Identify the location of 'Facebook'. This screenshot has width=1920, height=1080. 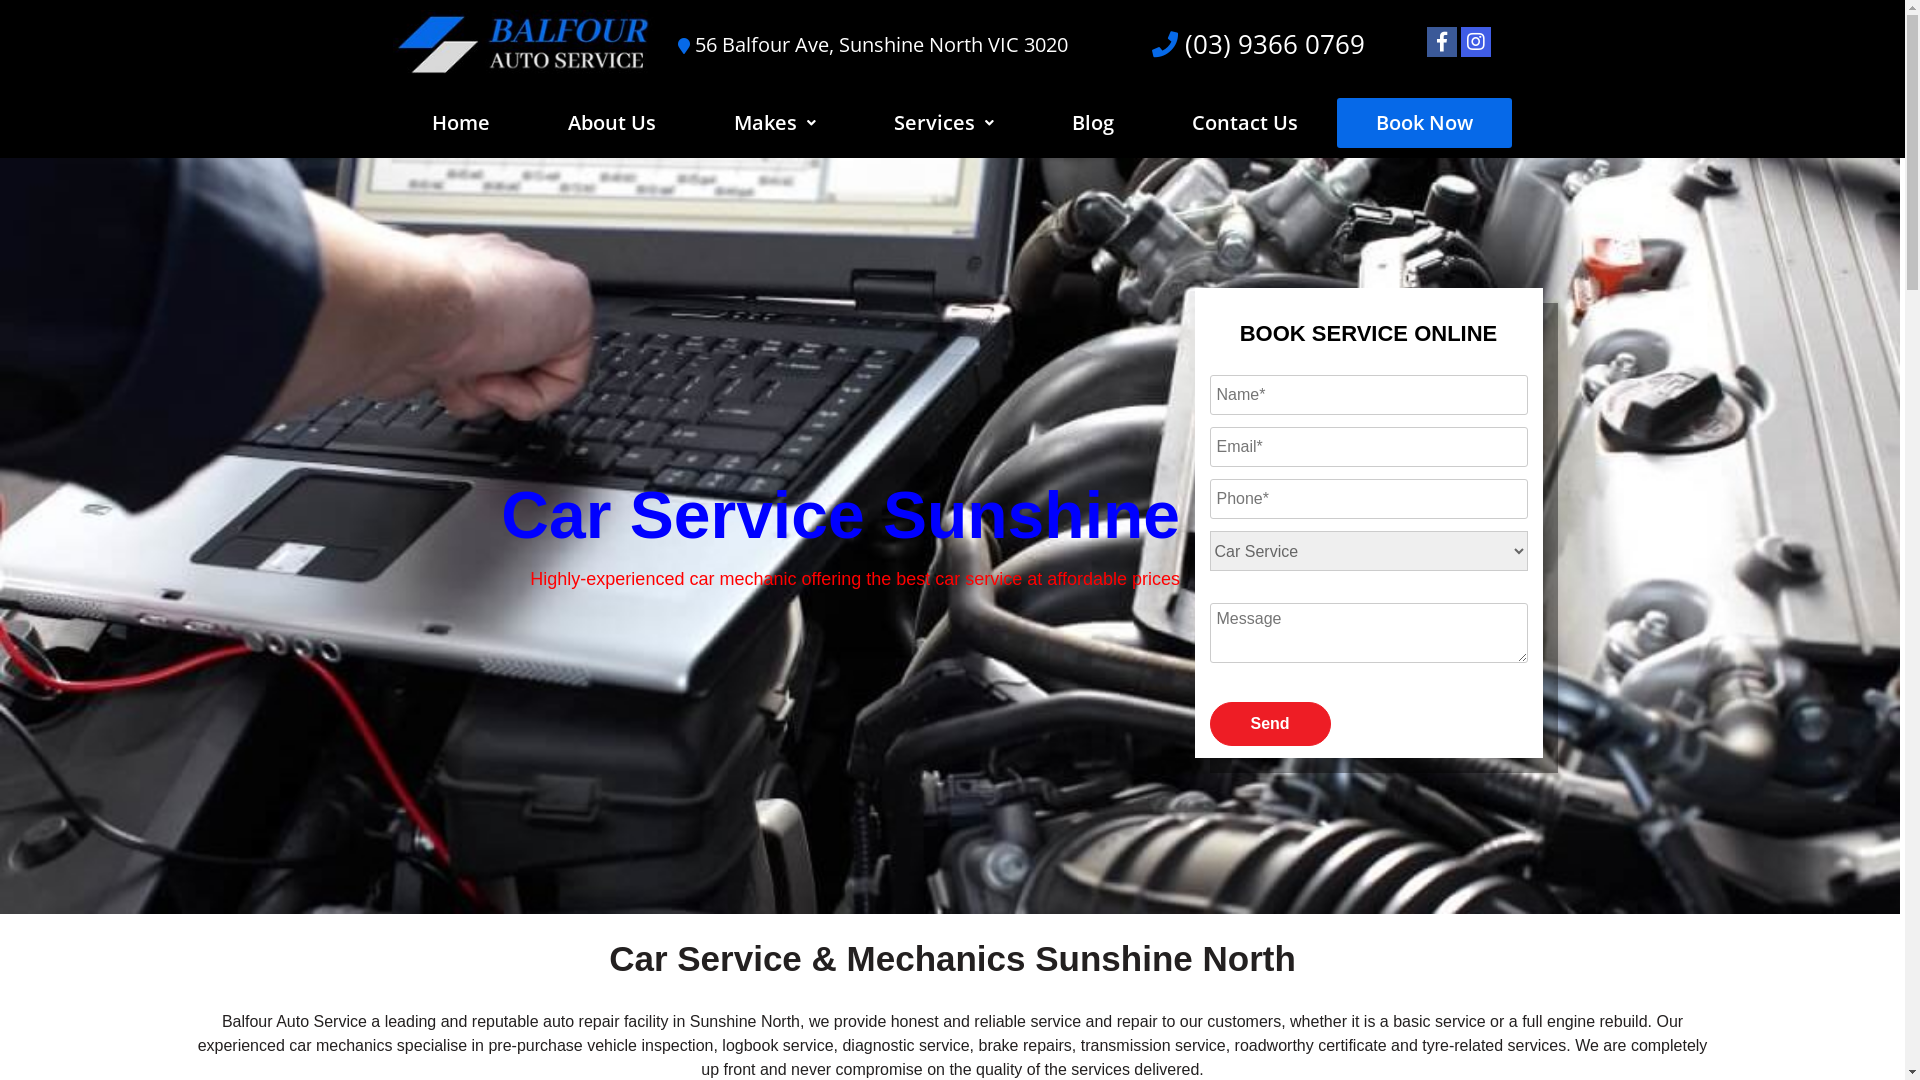
(1435, 42).